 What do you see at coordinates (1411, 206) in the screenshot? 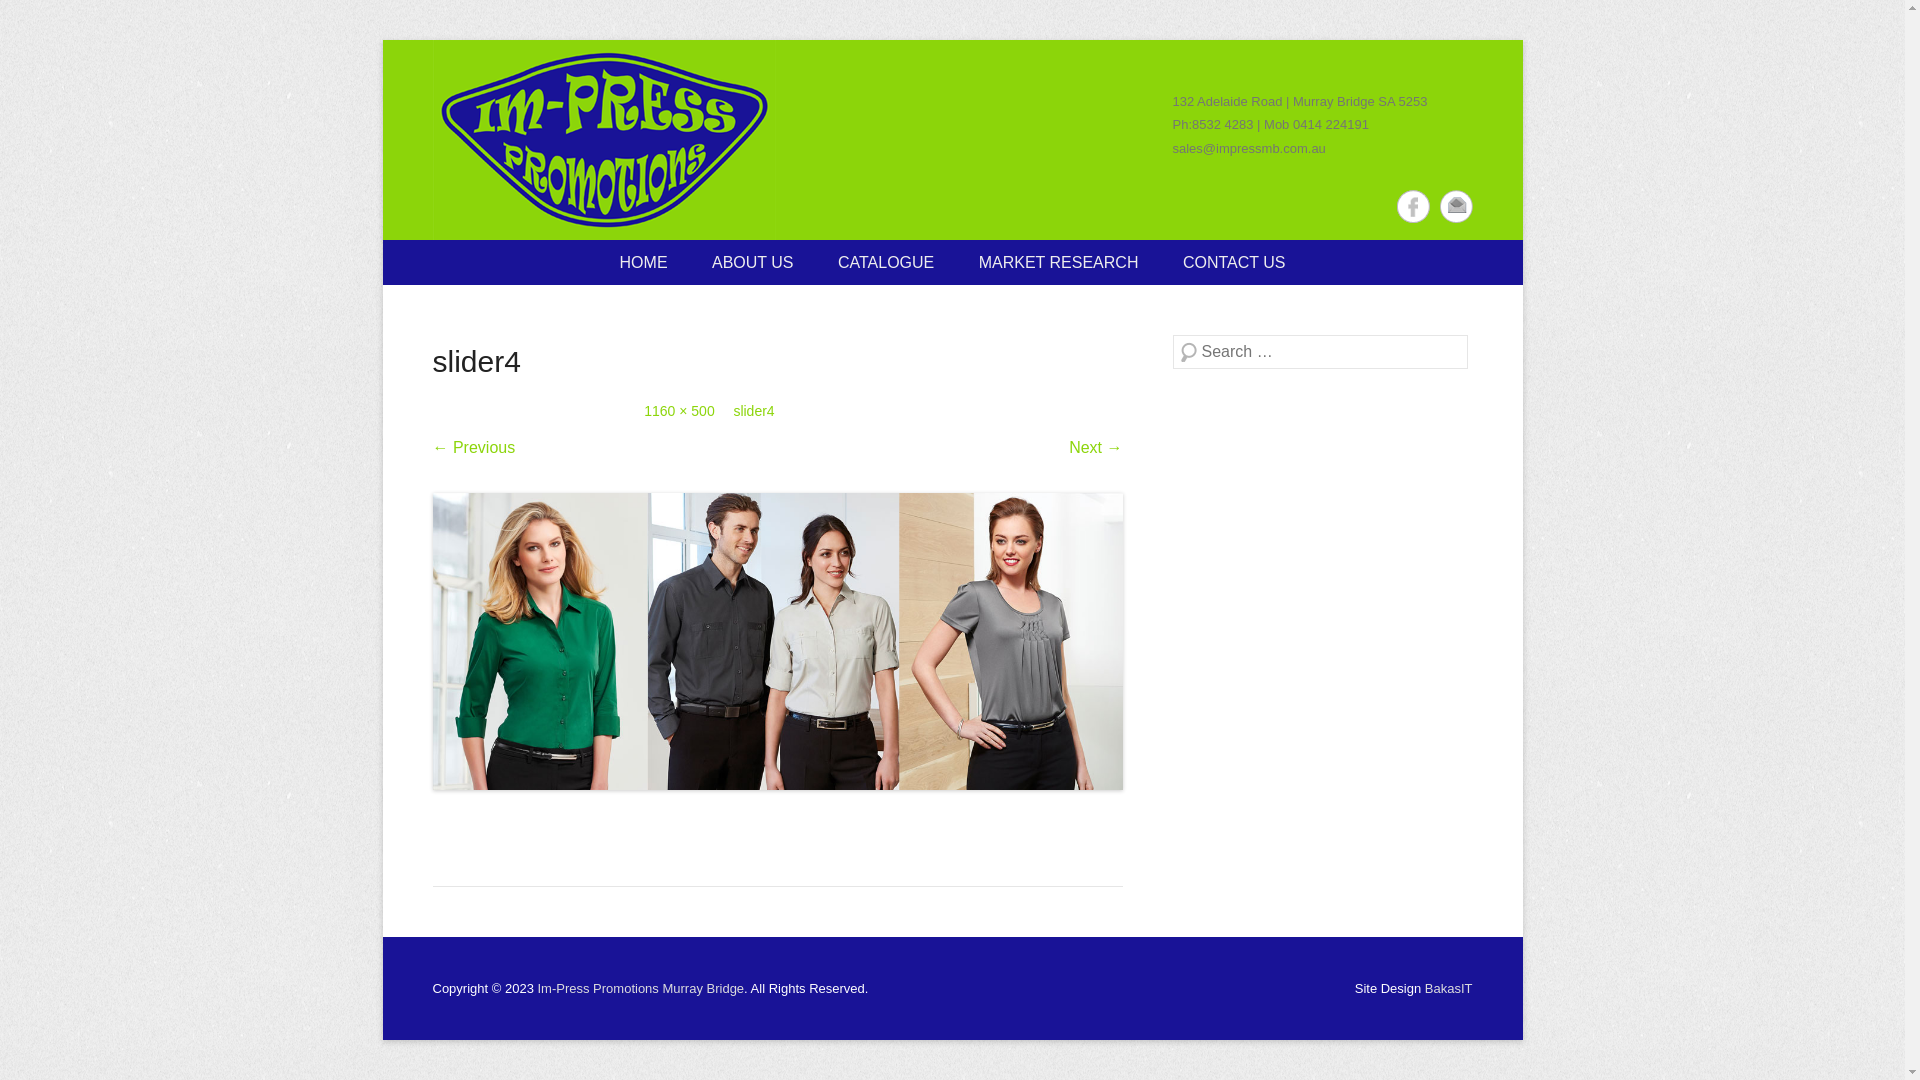
I see `'Facebook'` at bounding box center [1411, 206].